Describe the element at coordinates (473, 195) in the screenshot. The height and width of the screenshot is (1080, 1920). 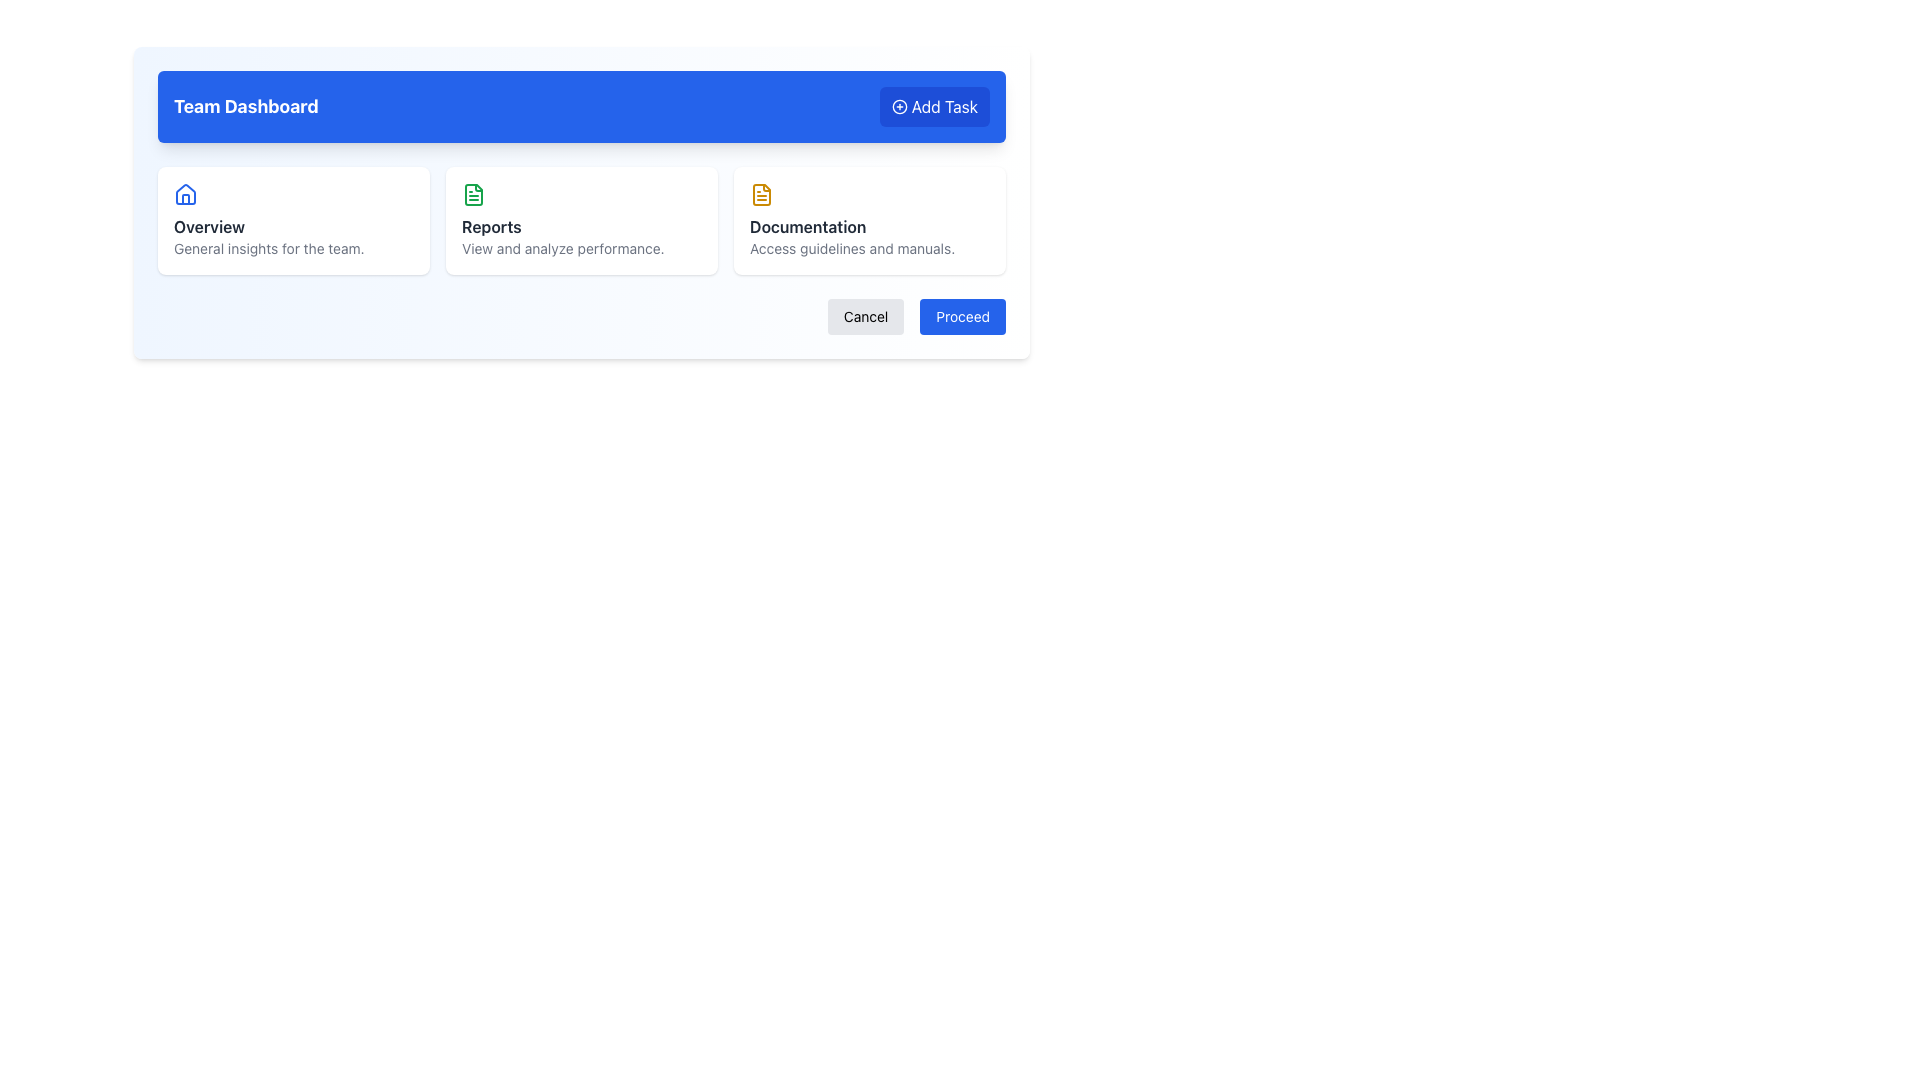
I see `the green rectangular document icon located within the 'Reports' card on the dashboard, which is the second icon from the left` at that location.